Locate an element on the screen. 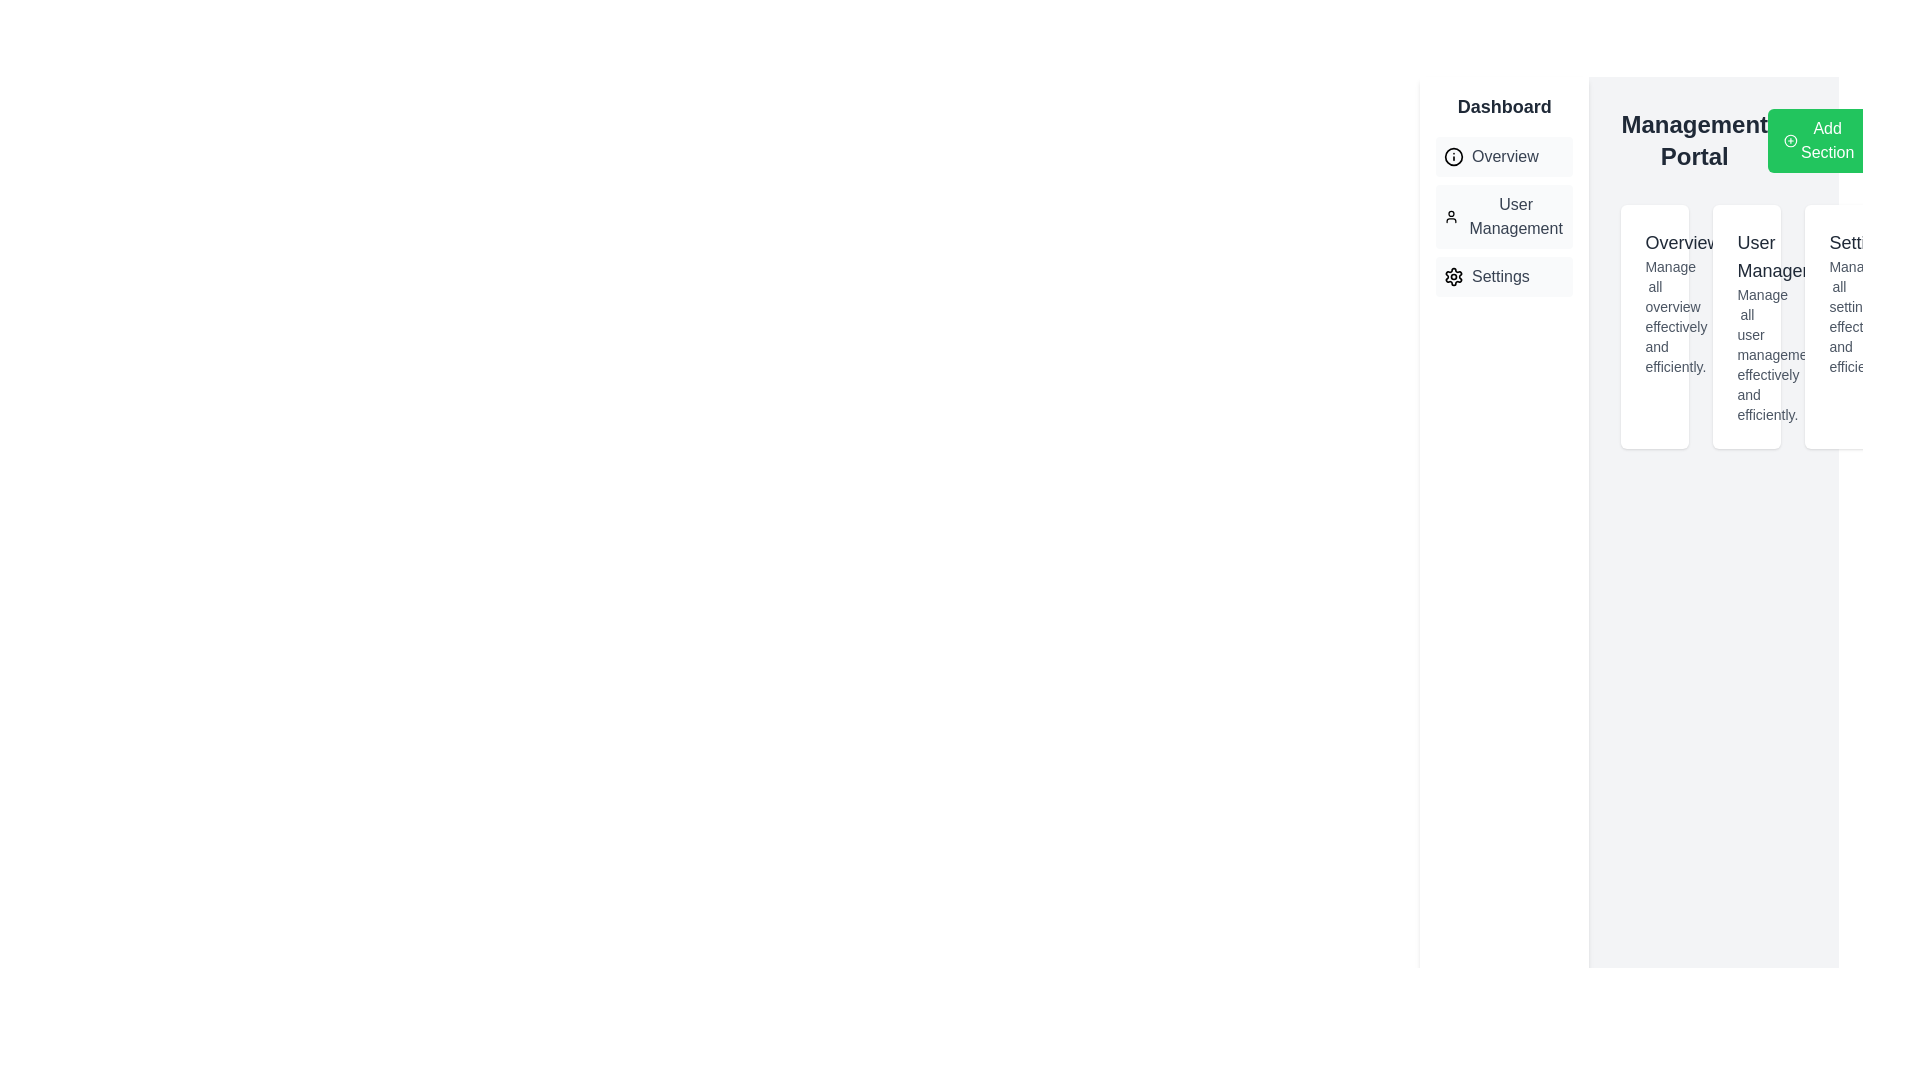 The height and width of the screenshot is (1080, 1920). the green rectangular button labeled 'Add Section' located in the top right corner of the Management Portal is located at coordinates (1820, 140).